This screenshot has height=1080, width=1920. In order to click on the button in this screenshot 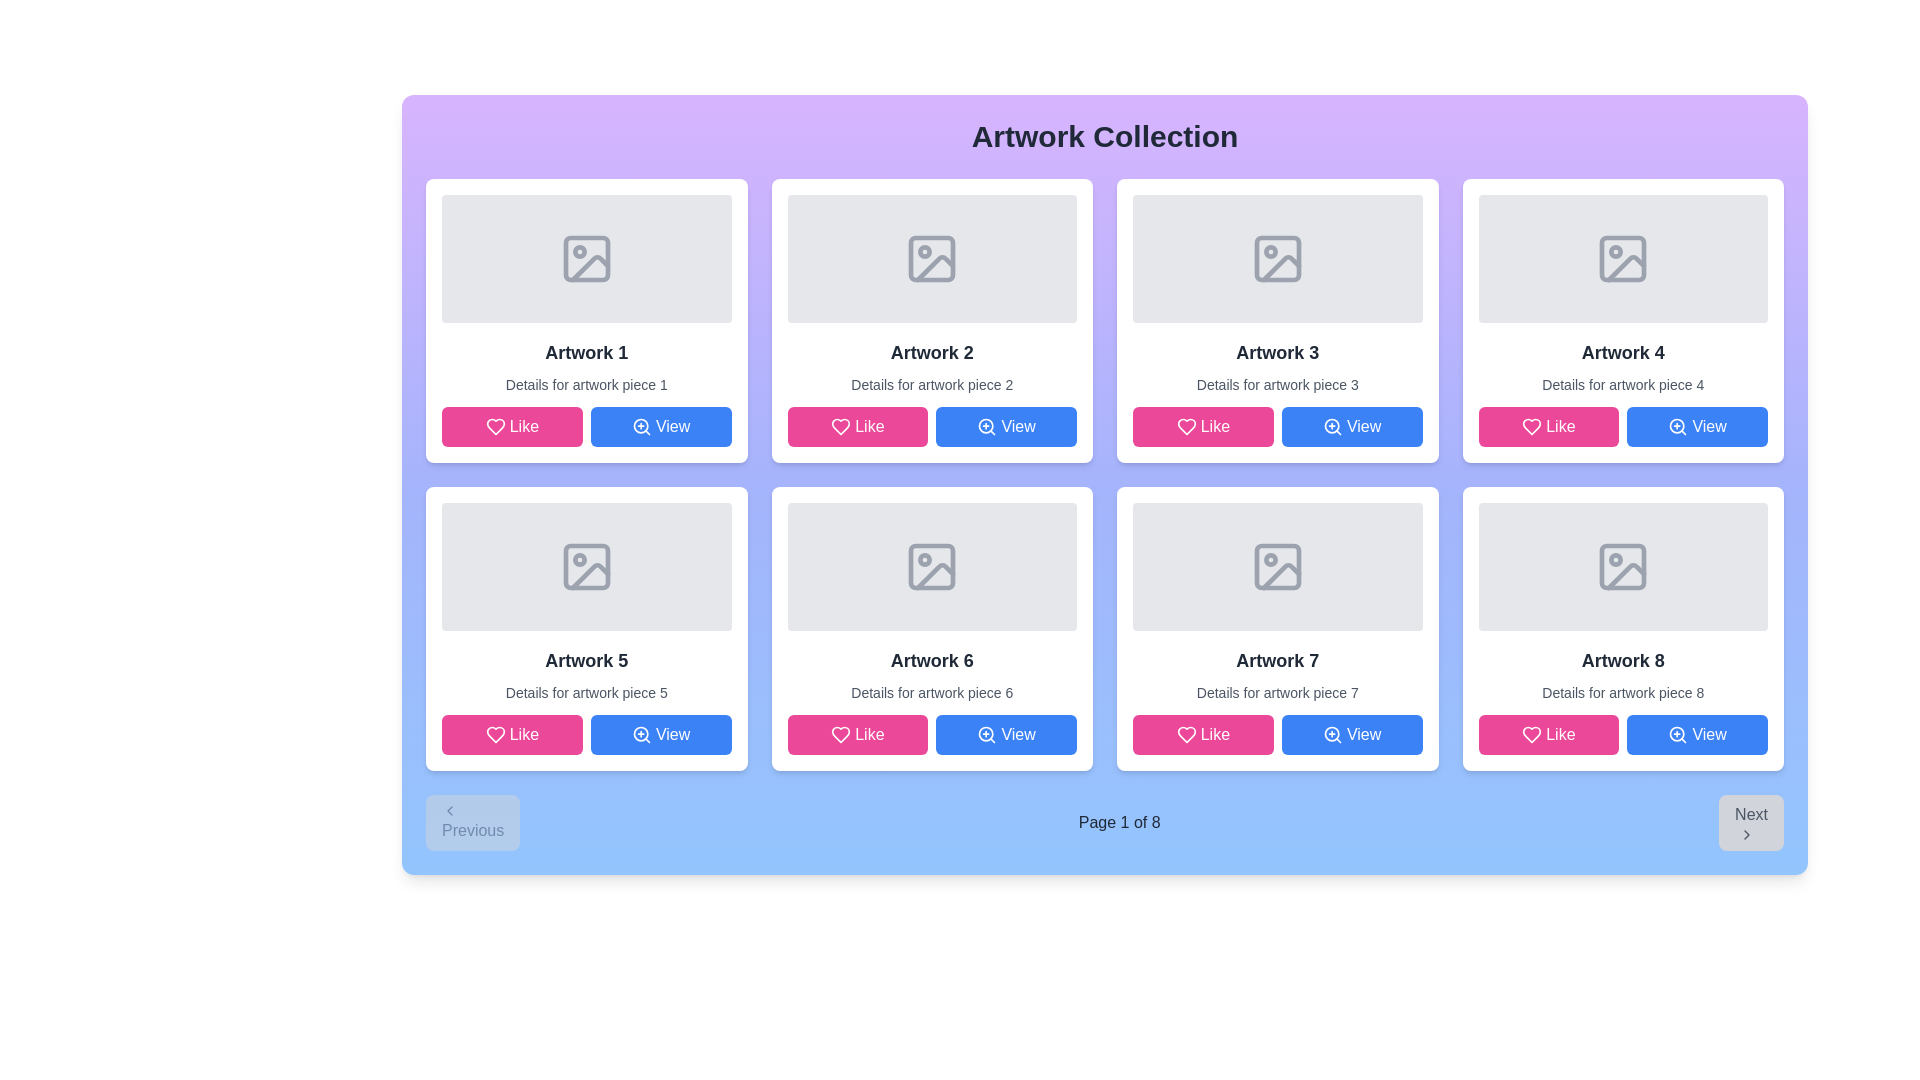, I will do `click(1352, 735)`.